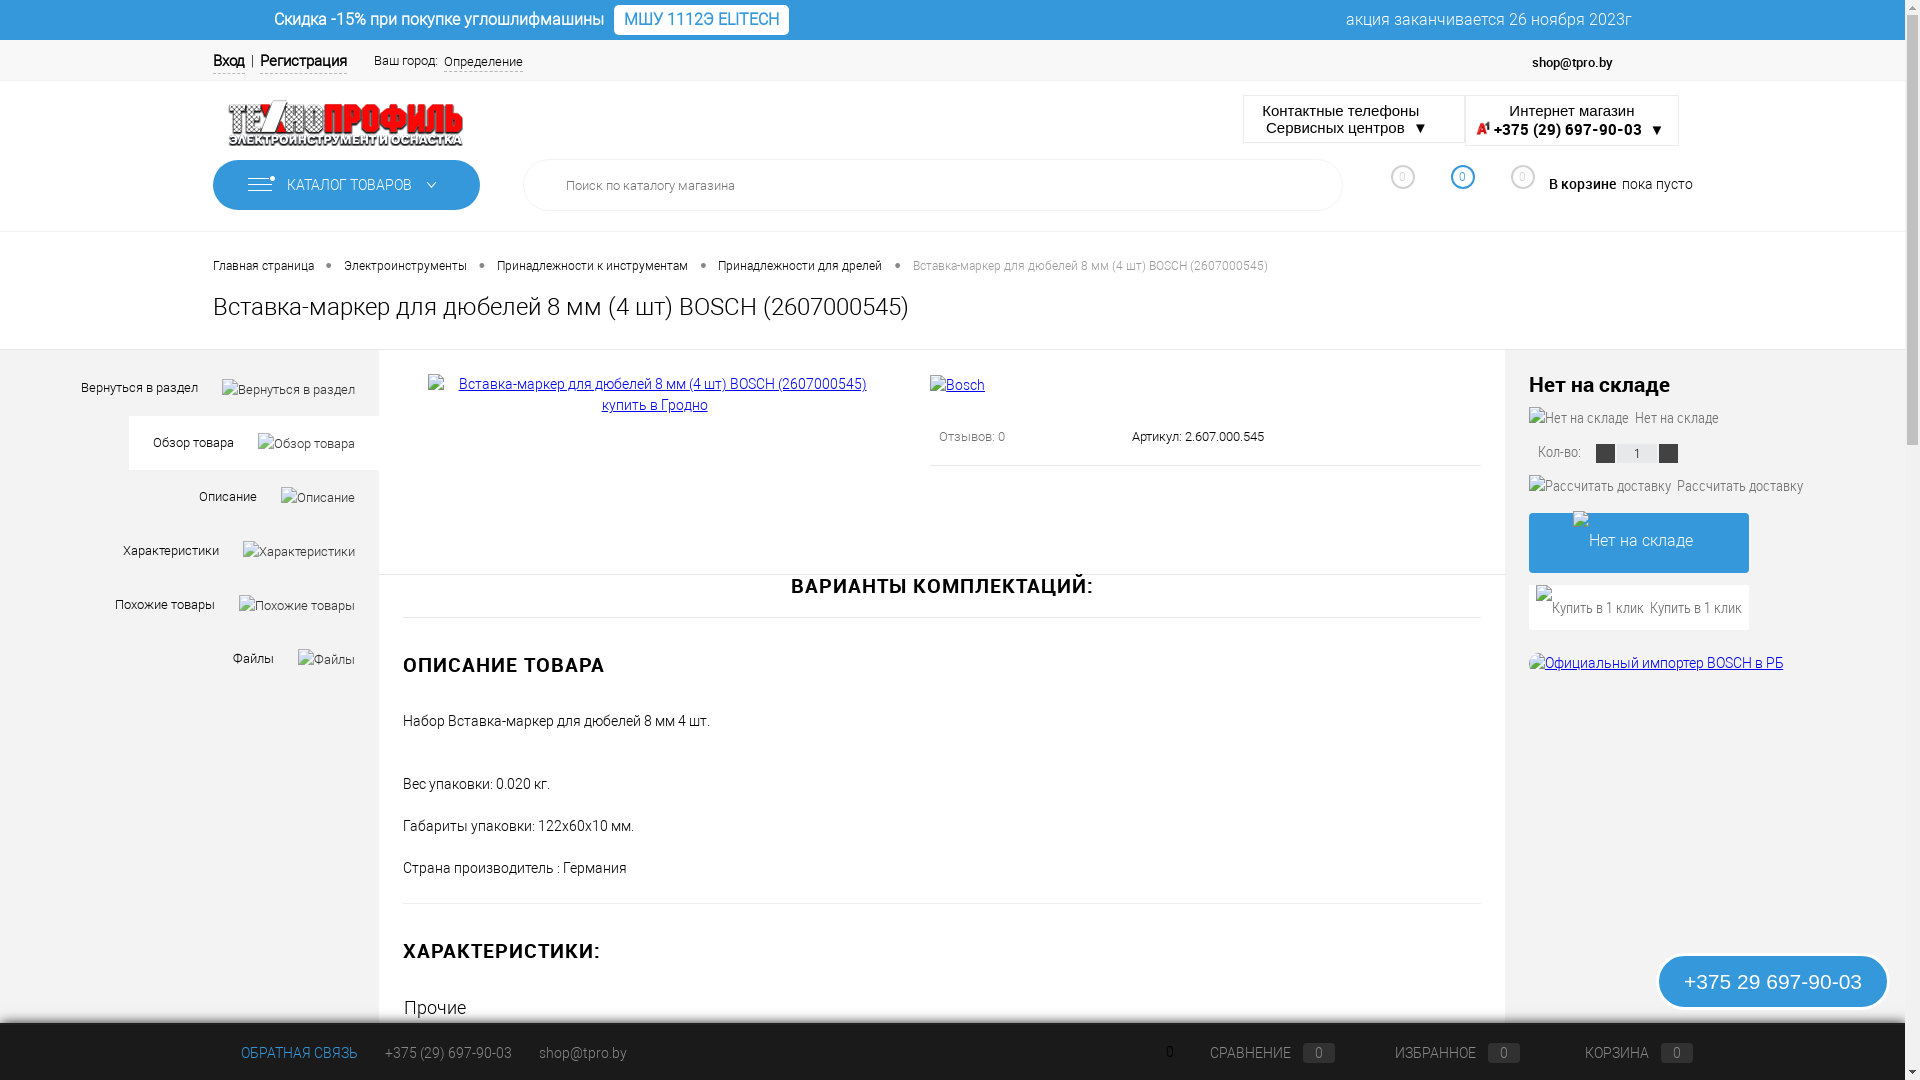  Describe the element at coordinates (1391, 188) in the screenshot. I see `'0'` at that location.